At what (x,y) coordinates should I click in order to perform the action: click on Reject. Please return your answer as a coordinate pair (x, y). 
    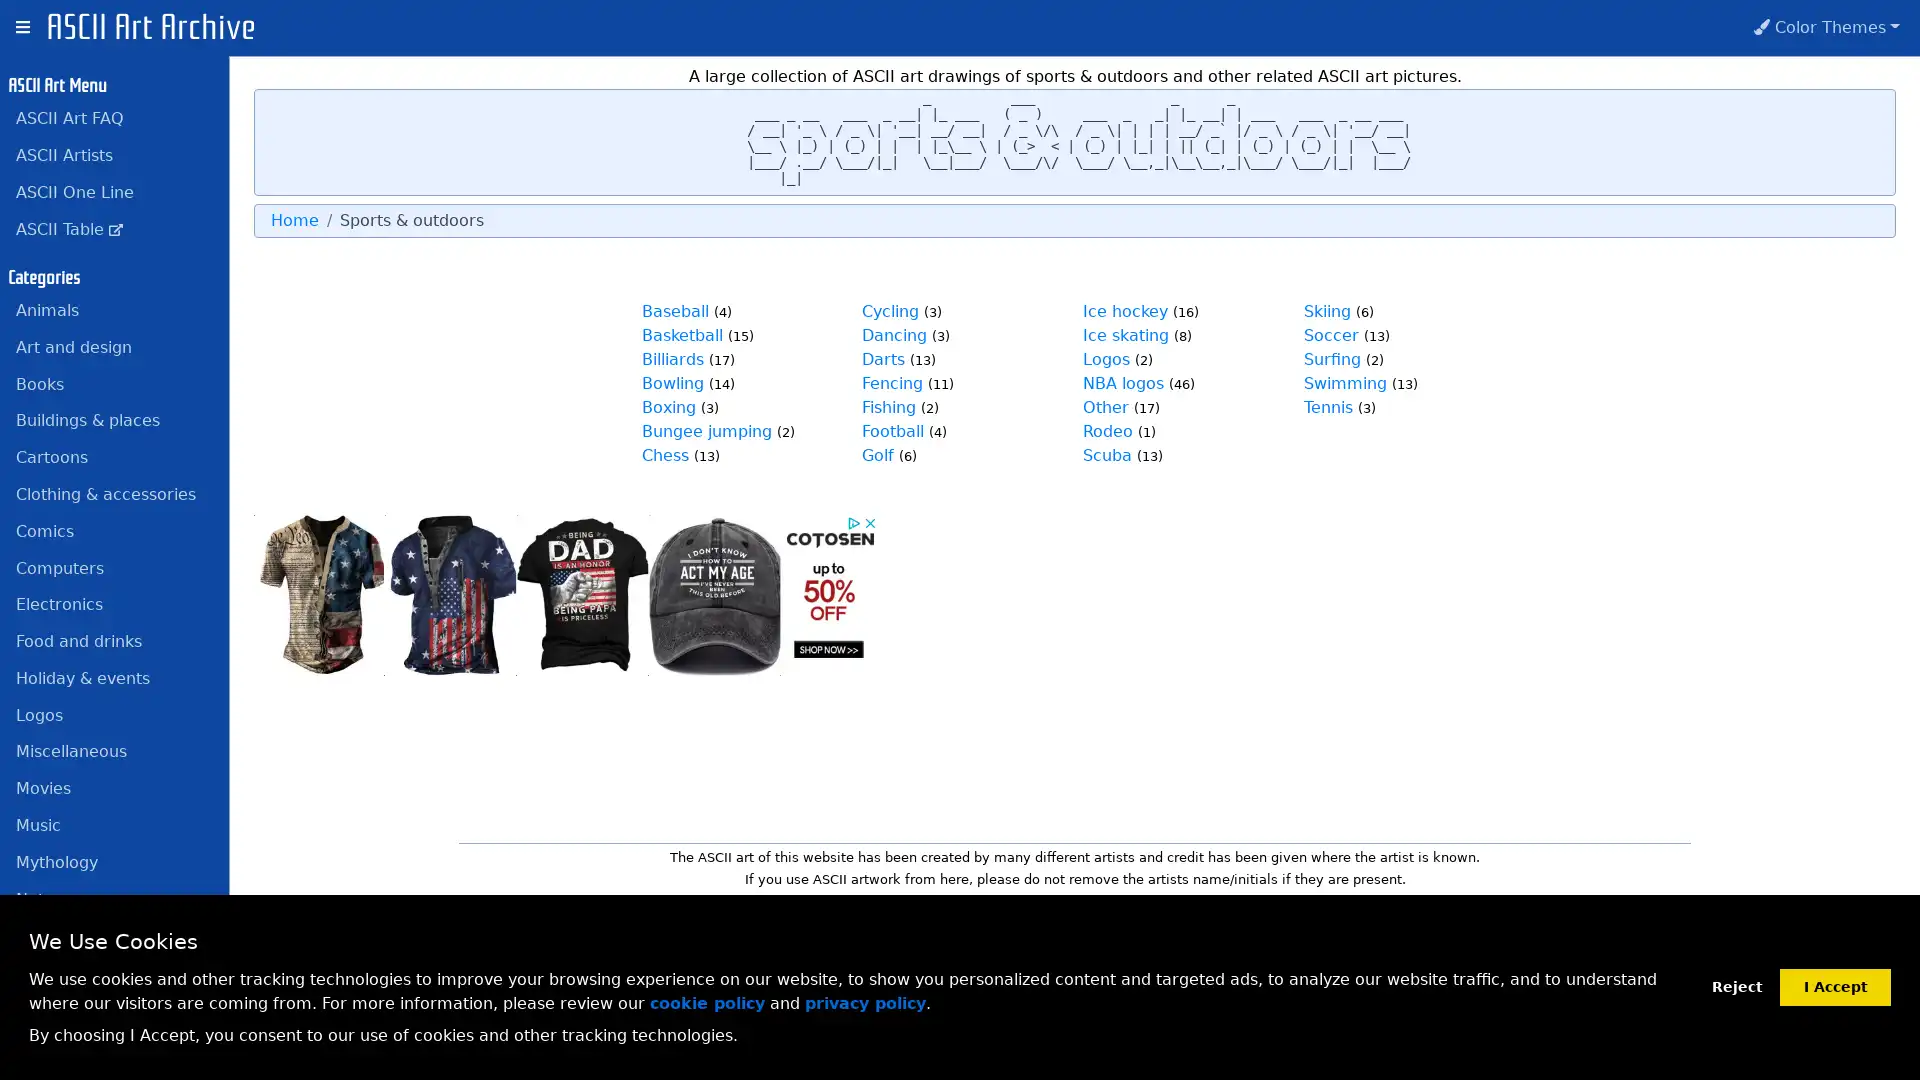
    Looking at the image, I should click on (1736, 986).